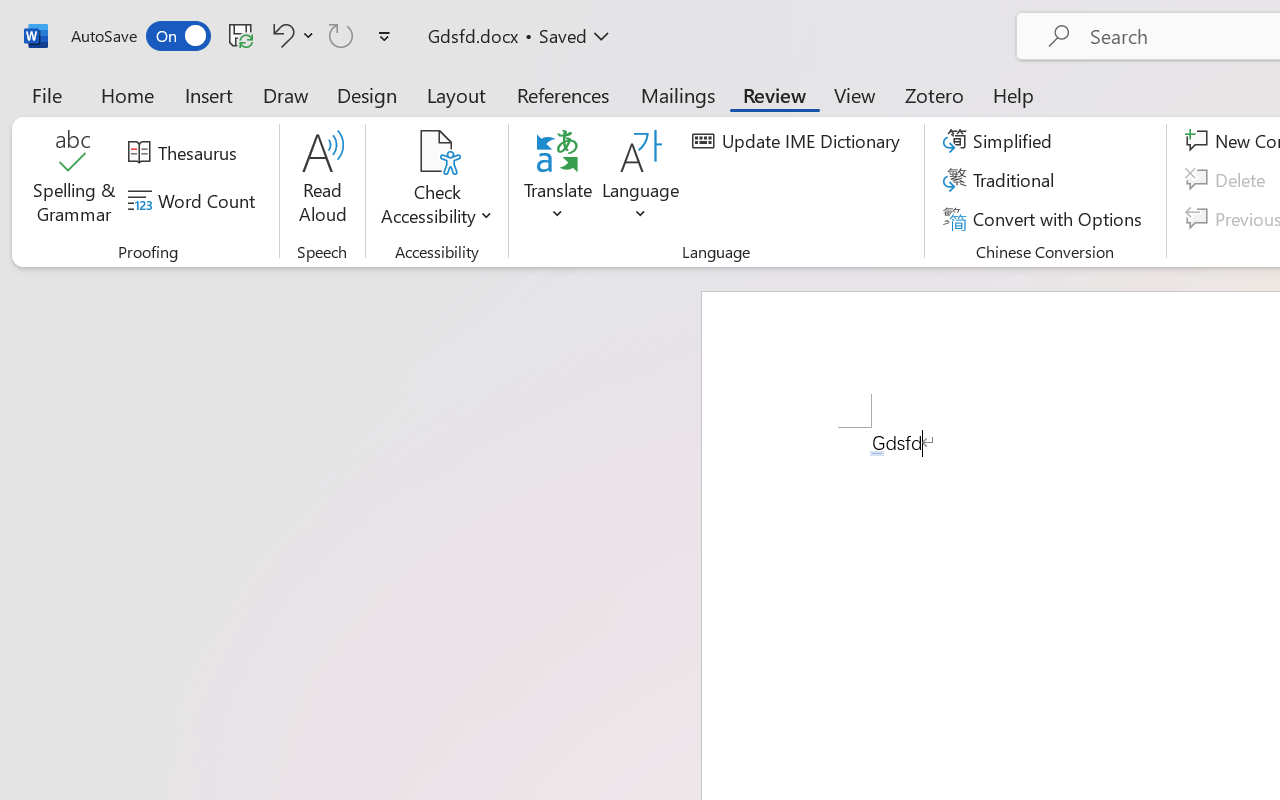 This screenshot has height=800, width=1280. What do you see at coordinates (641, 179) in the screenshot?
I see `'Language'` at bounding box center [641, 179].